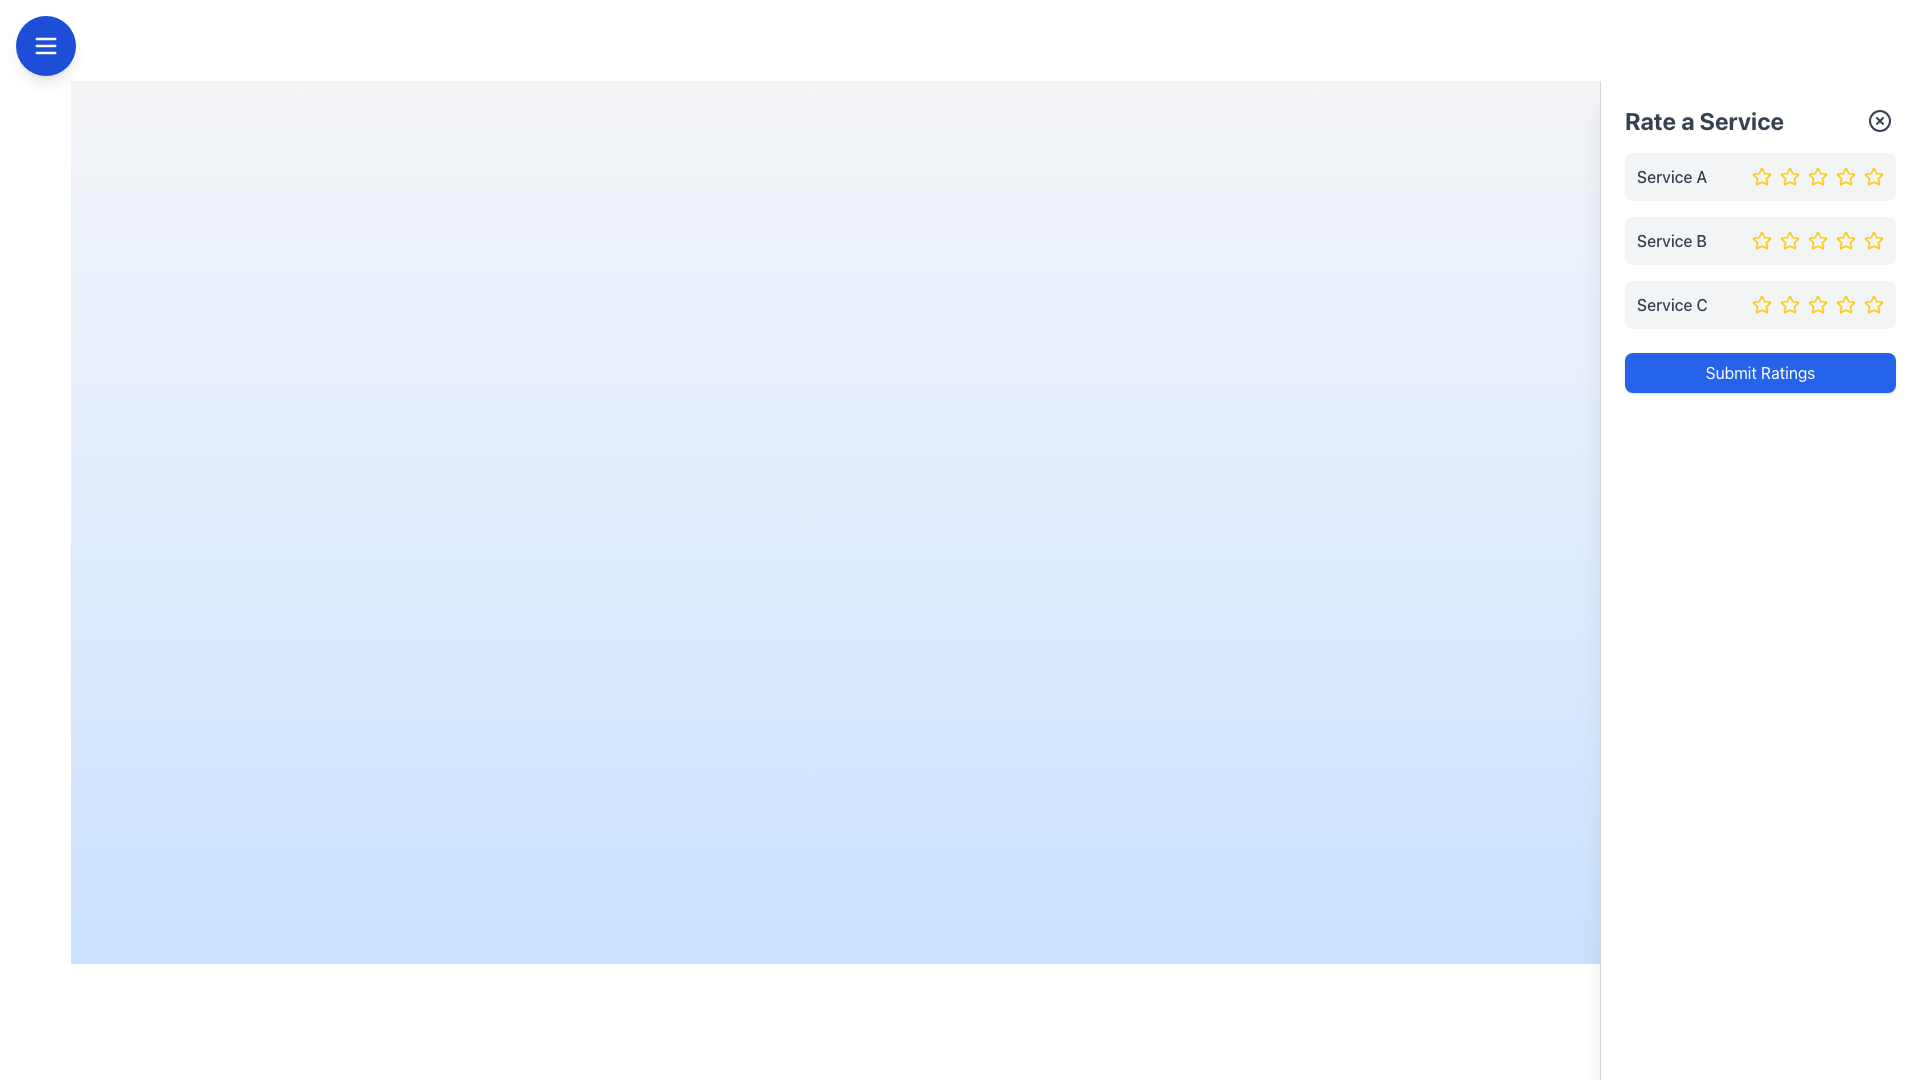 The image size is (1920, 1080). Describe the element at coordinates (1879, 120) in the screenshot. I see `the circular graphical component in the top-right corner of the 'Rate a Service' panel to close the panel by clicking on the enclosing SVG group` at that location.